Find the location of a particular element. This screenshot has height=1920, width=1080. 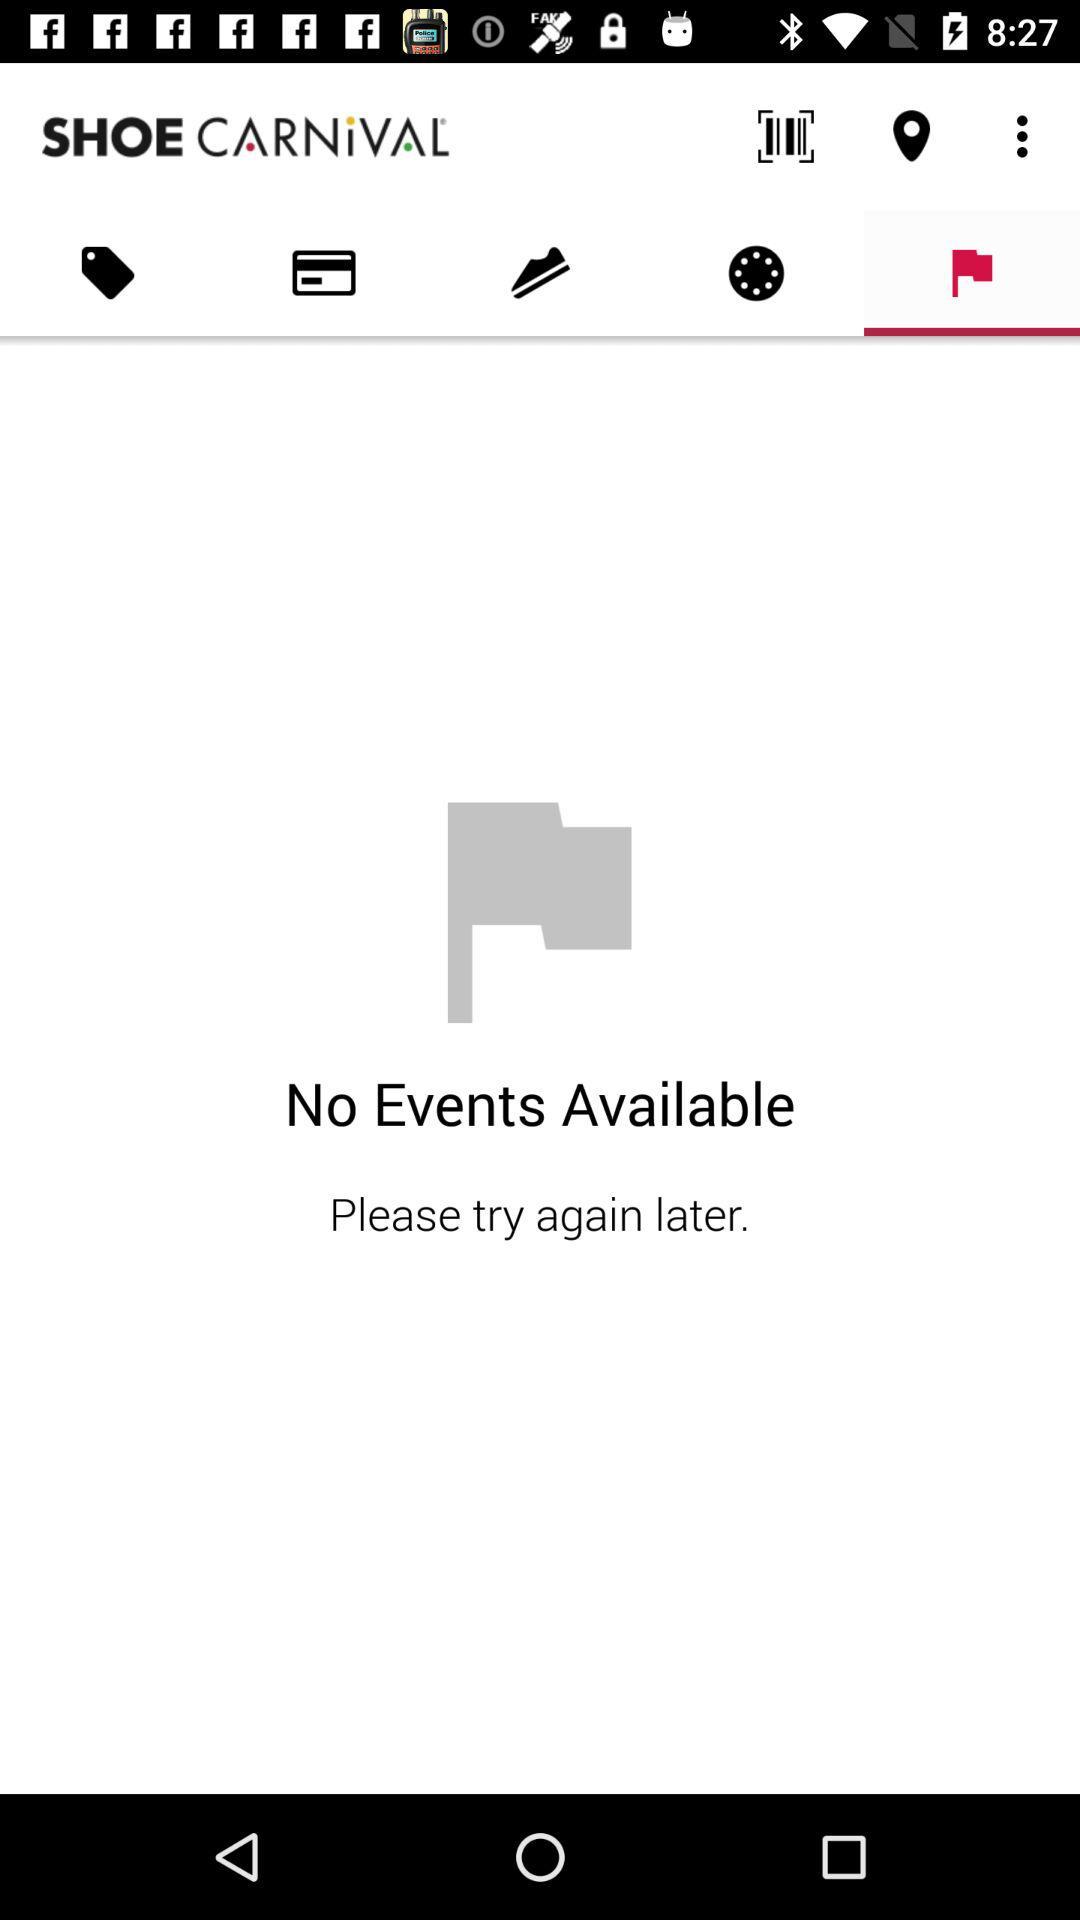

the image which is above the text no events available is located at coordinates (540, 911).